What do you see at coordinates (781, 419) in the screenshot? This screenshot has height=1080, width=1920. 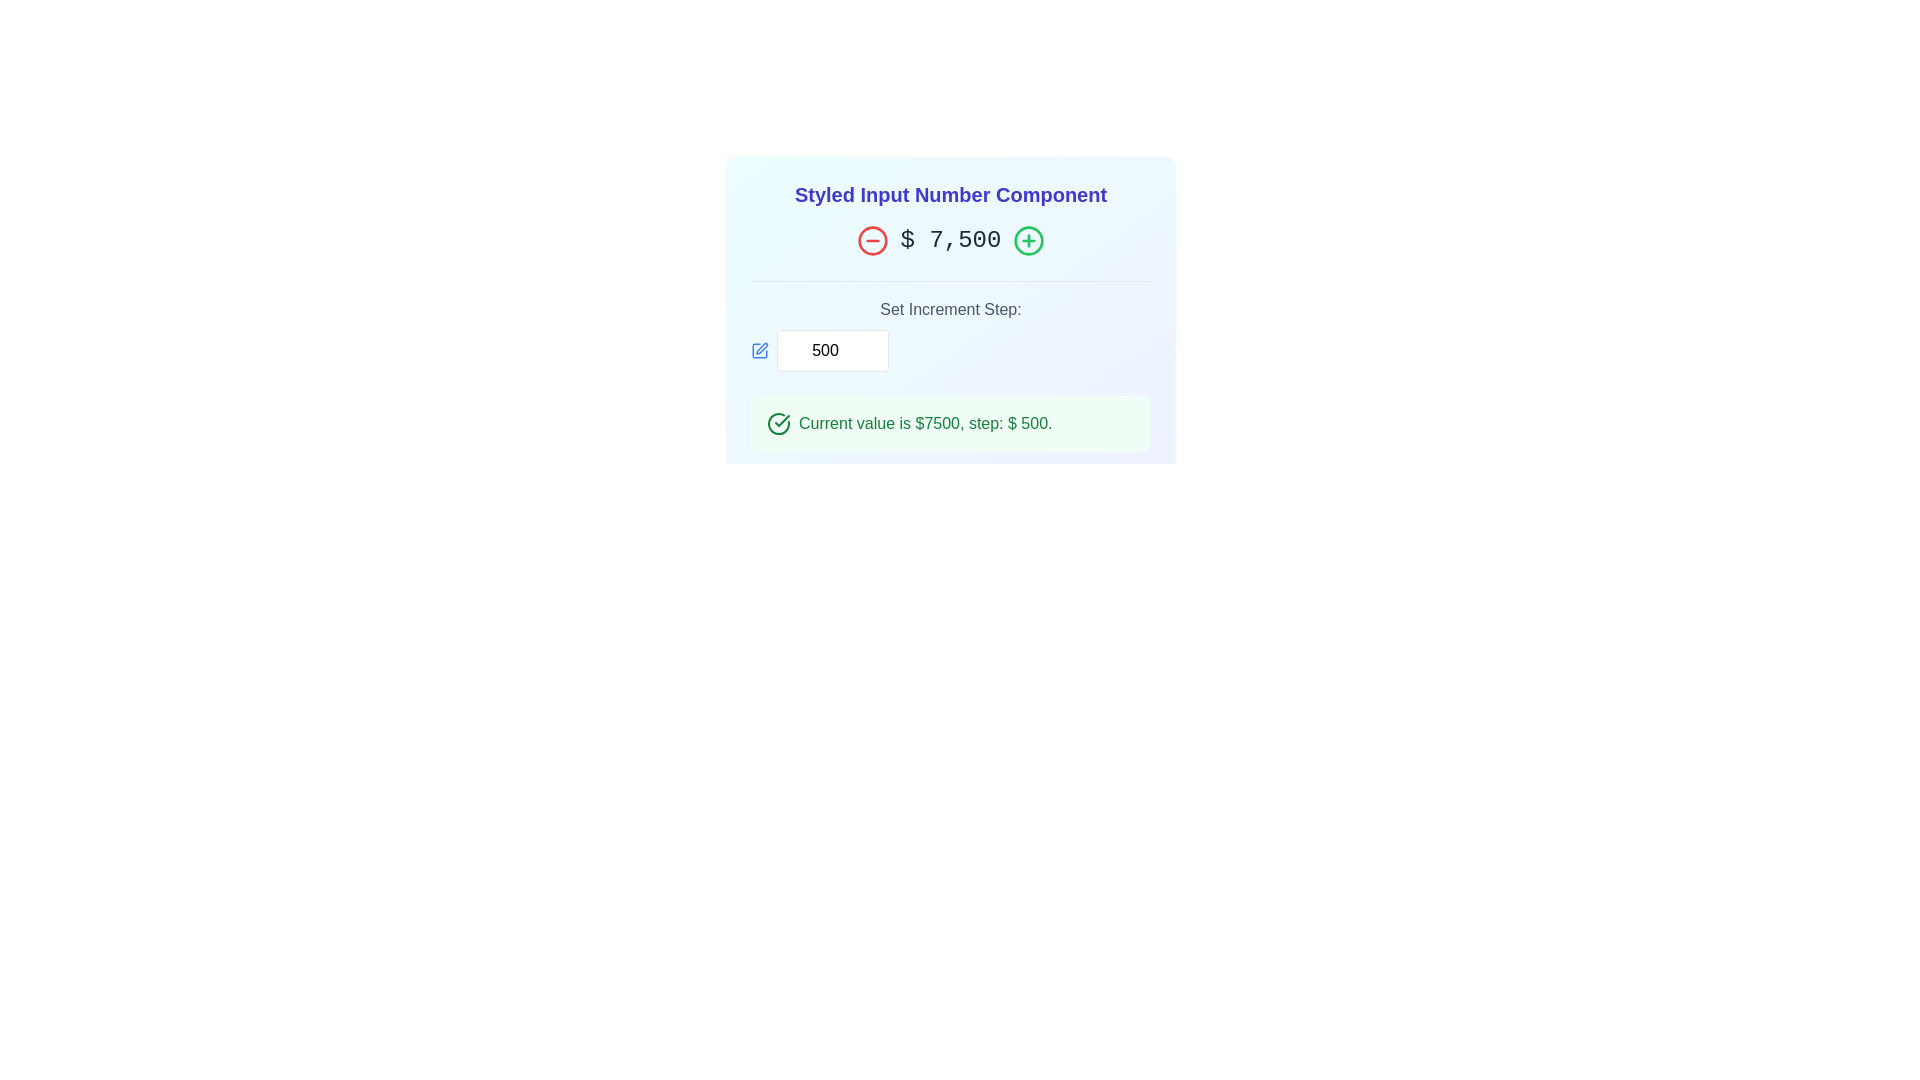 I see `the checkmark icon in the SVG graphic, which is part of a larger circular checkmark icon located near the bottom-left of a light green notification box containing the text 'Current value is $7500, step: $500.'` at bounding box center [781, 419].